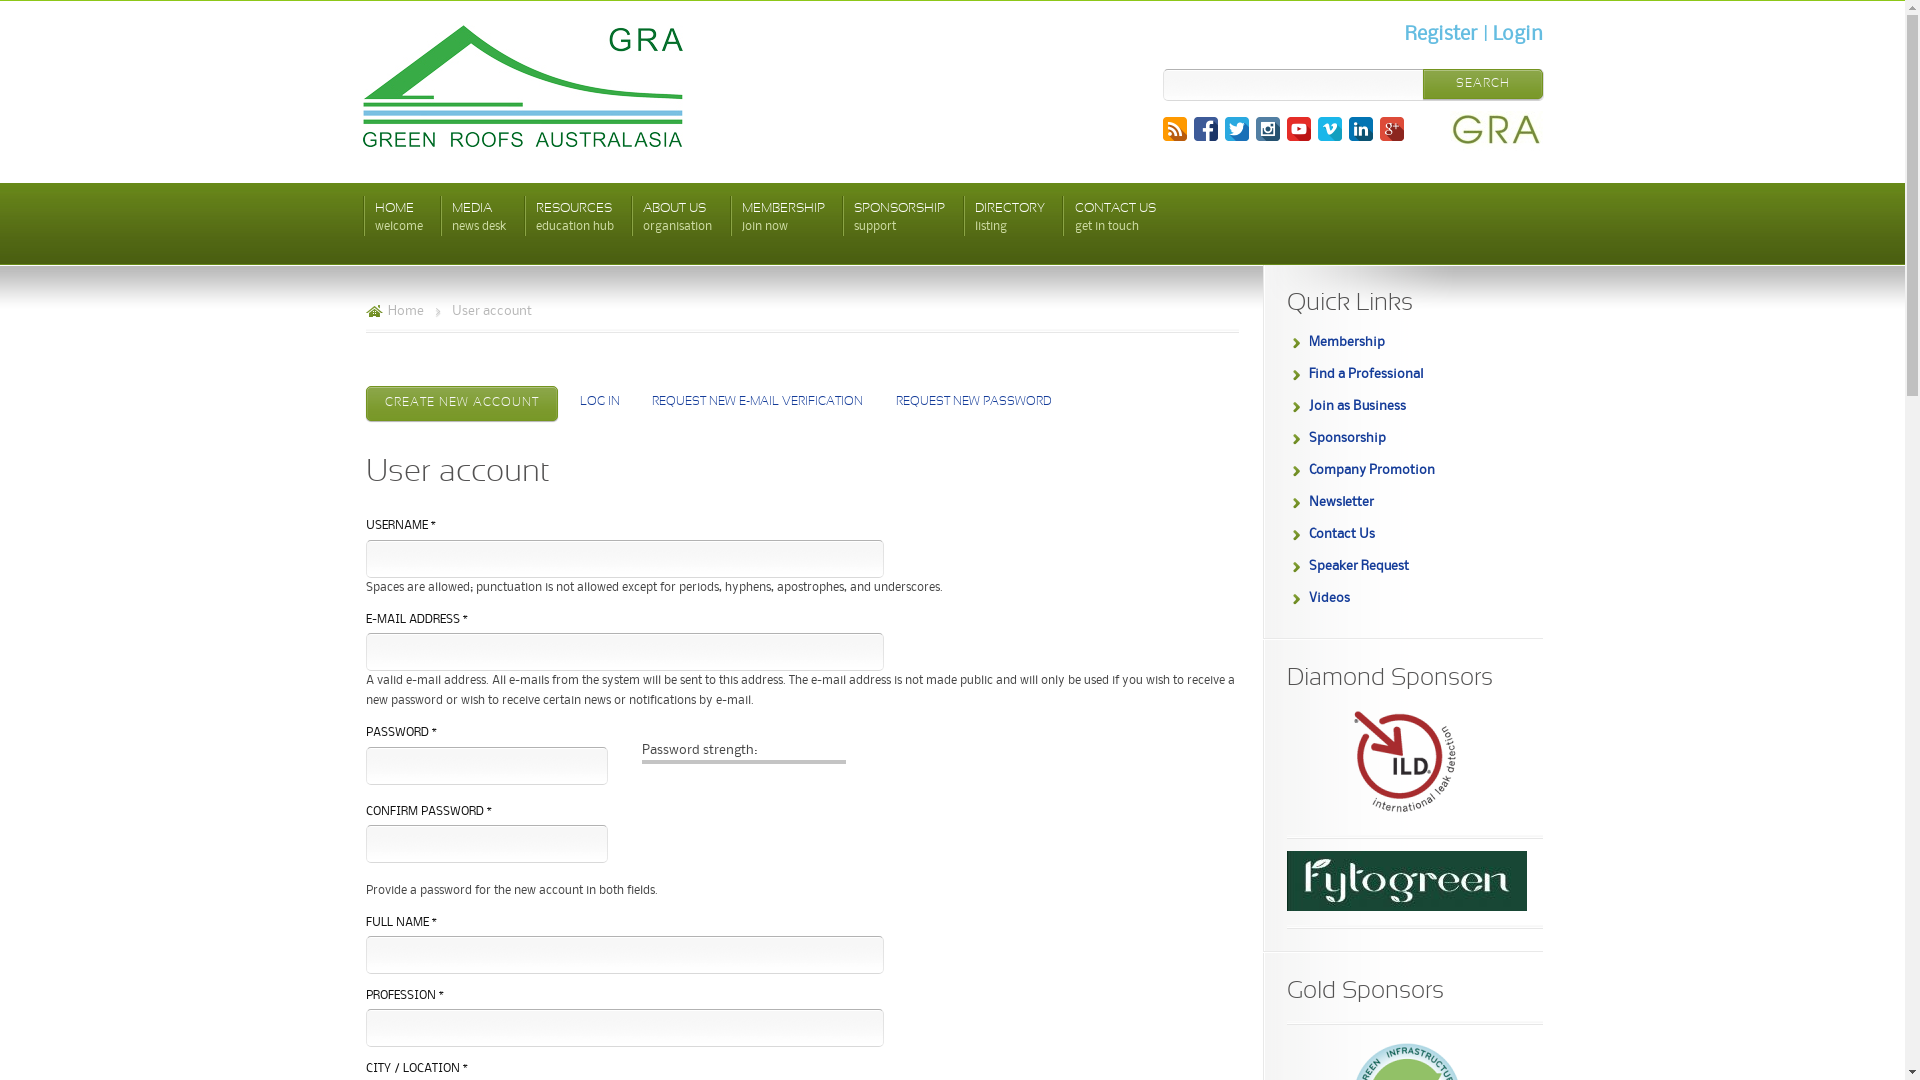 The width and height of the screenshot is (1920, 1080). Describe the element at coordinates (1340, 500) in the screenshot. I see `'Newsletter'` at that location.